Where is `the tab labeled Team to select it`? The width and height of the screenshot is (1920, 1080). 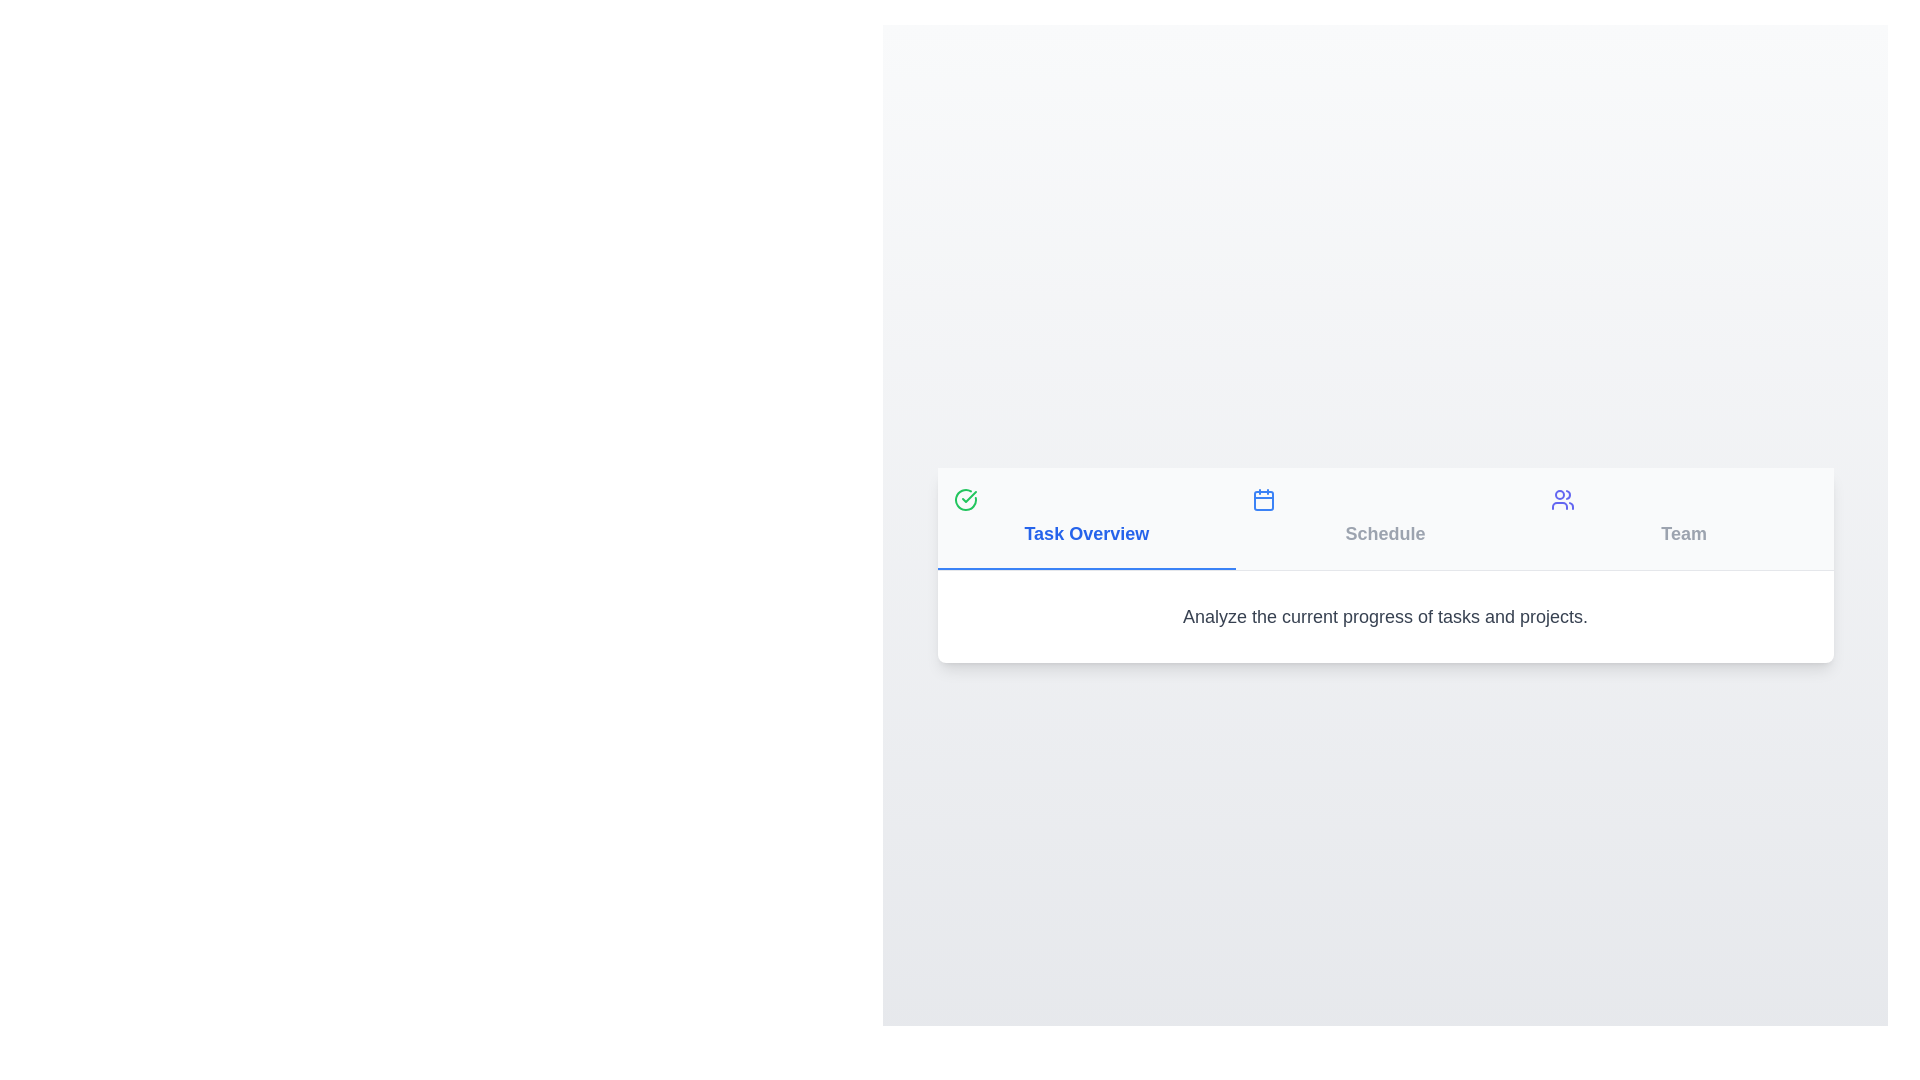
the tab labeled Team to select it is located at coordinates (1683, 517).